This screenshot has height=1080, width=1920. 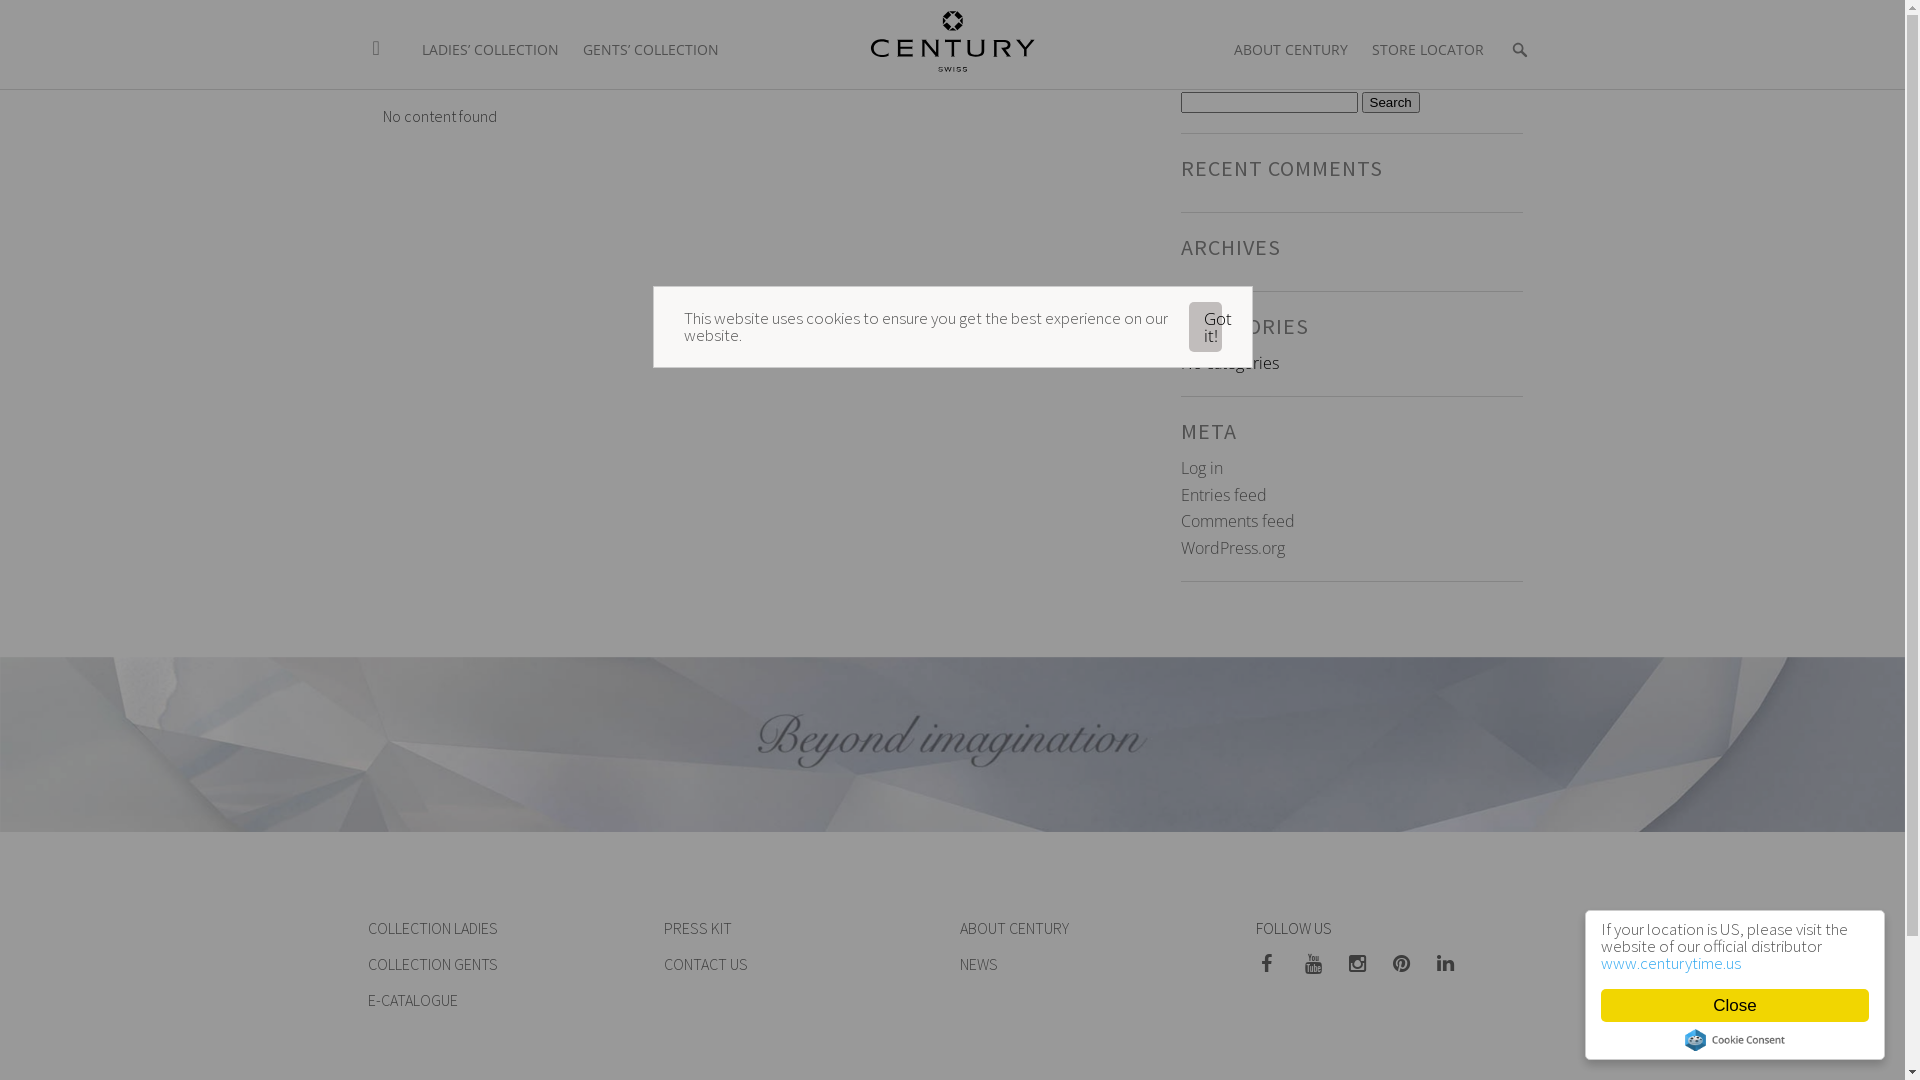 I want to click on 'COLLECTION GENTS', so click(x=431, y=963).